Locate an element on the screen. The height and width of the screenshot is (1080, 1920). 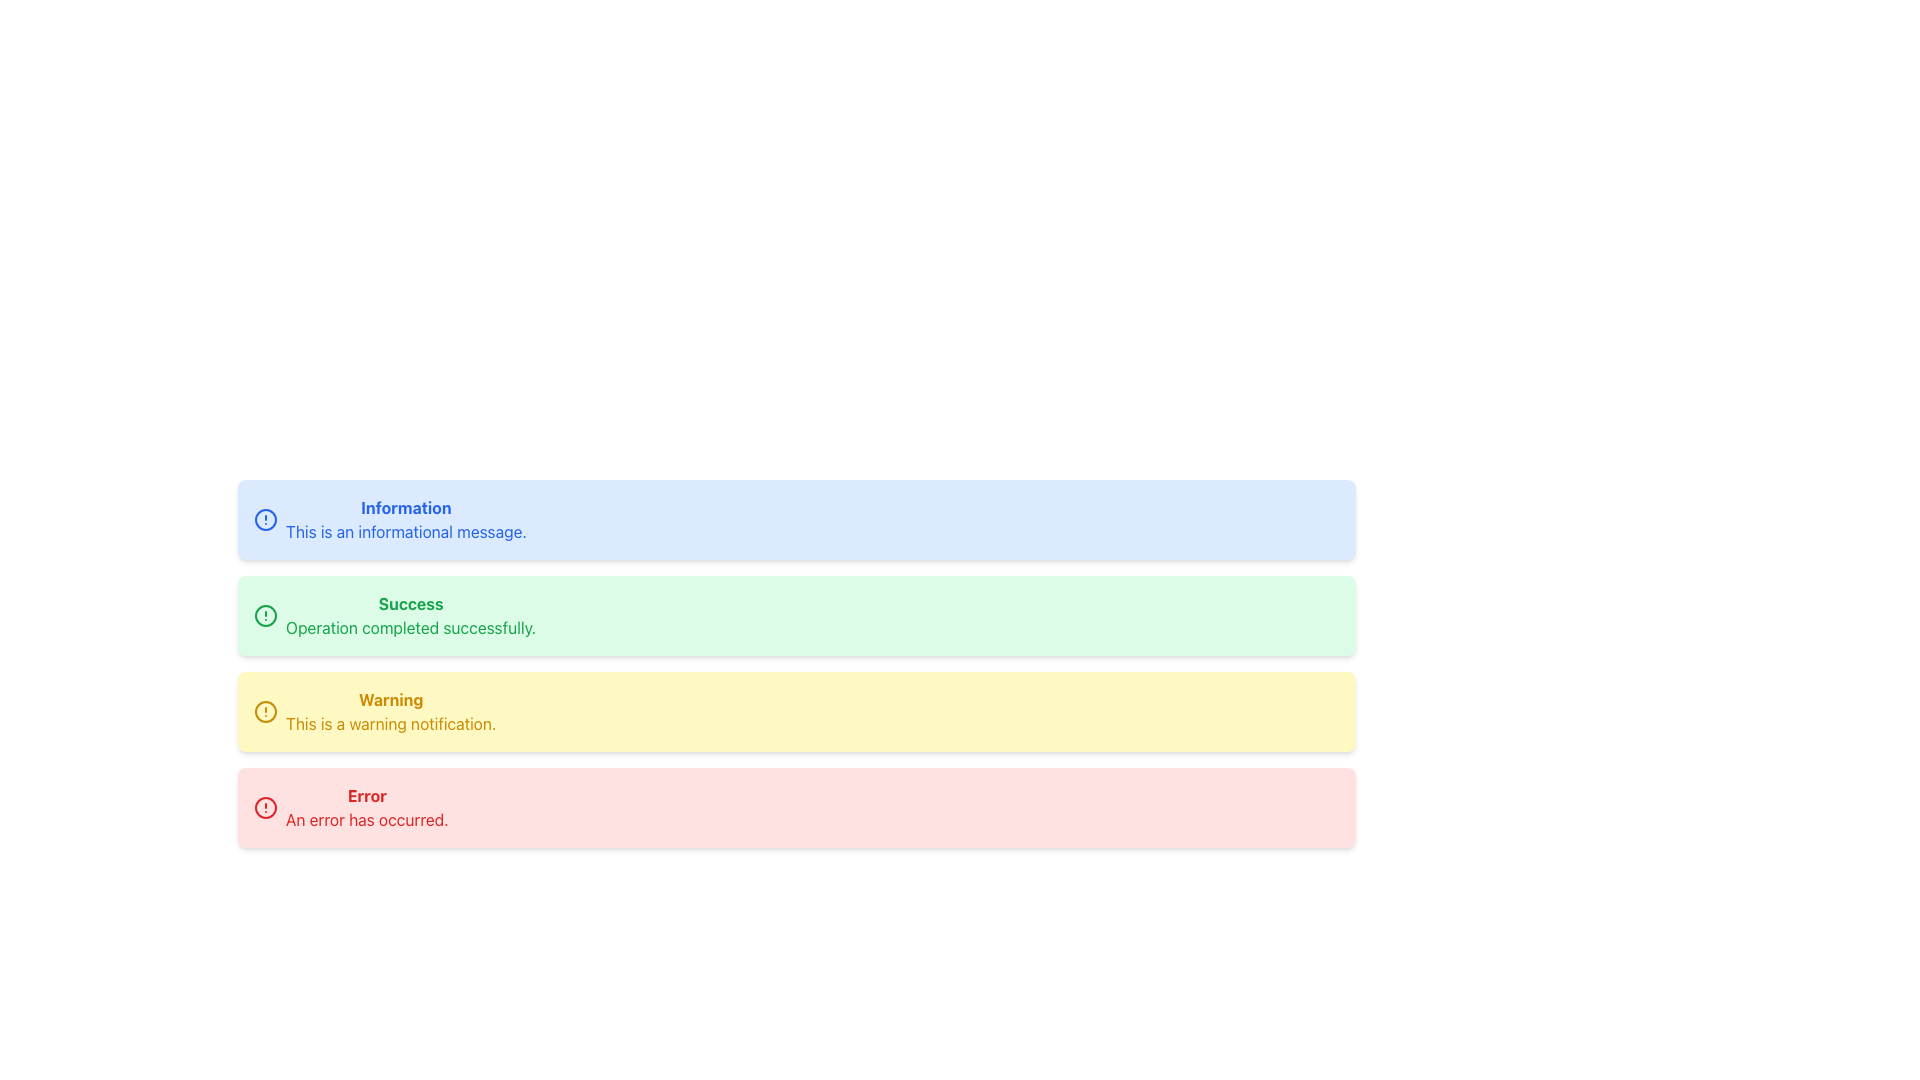
the Notification box, which is the third notification from the top in the notification group is located at coordinates (391, 711).